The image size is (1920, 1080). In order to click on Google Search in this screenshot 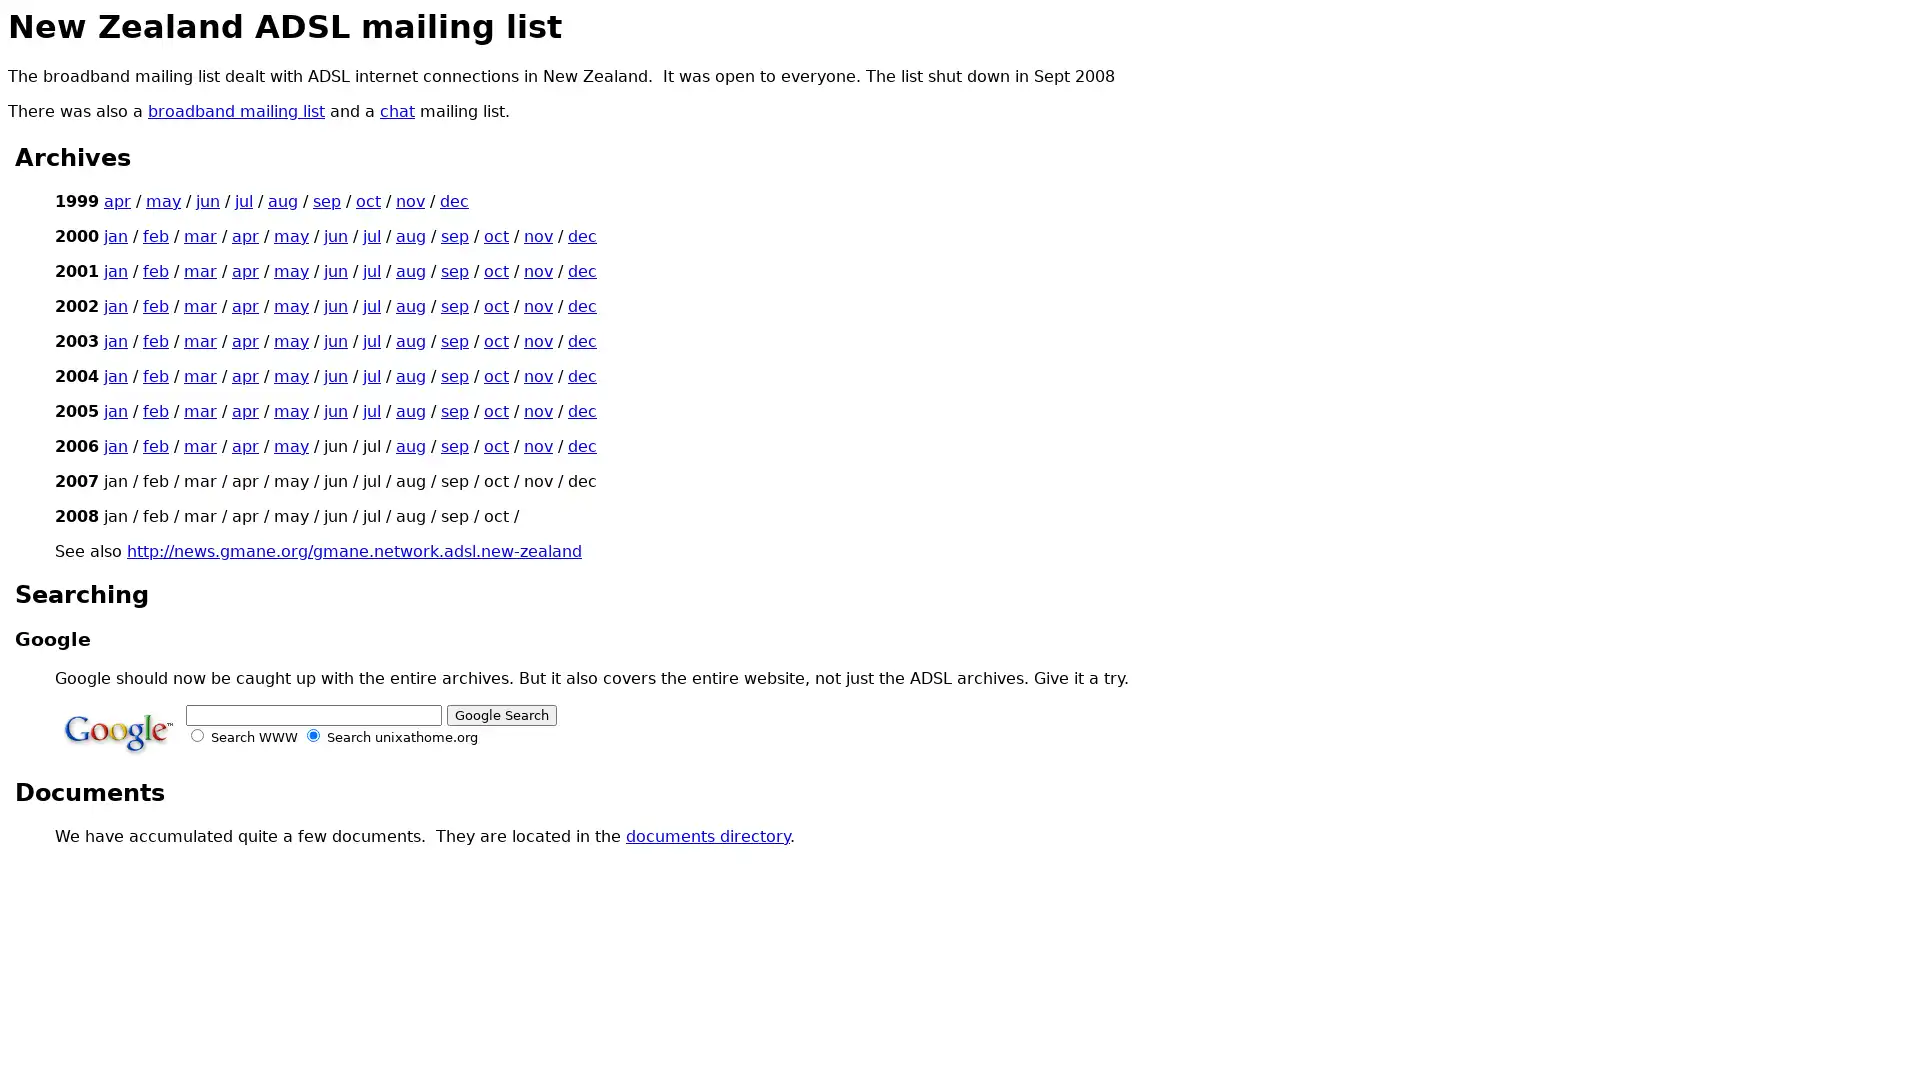, I will do `click(502, 713)`.